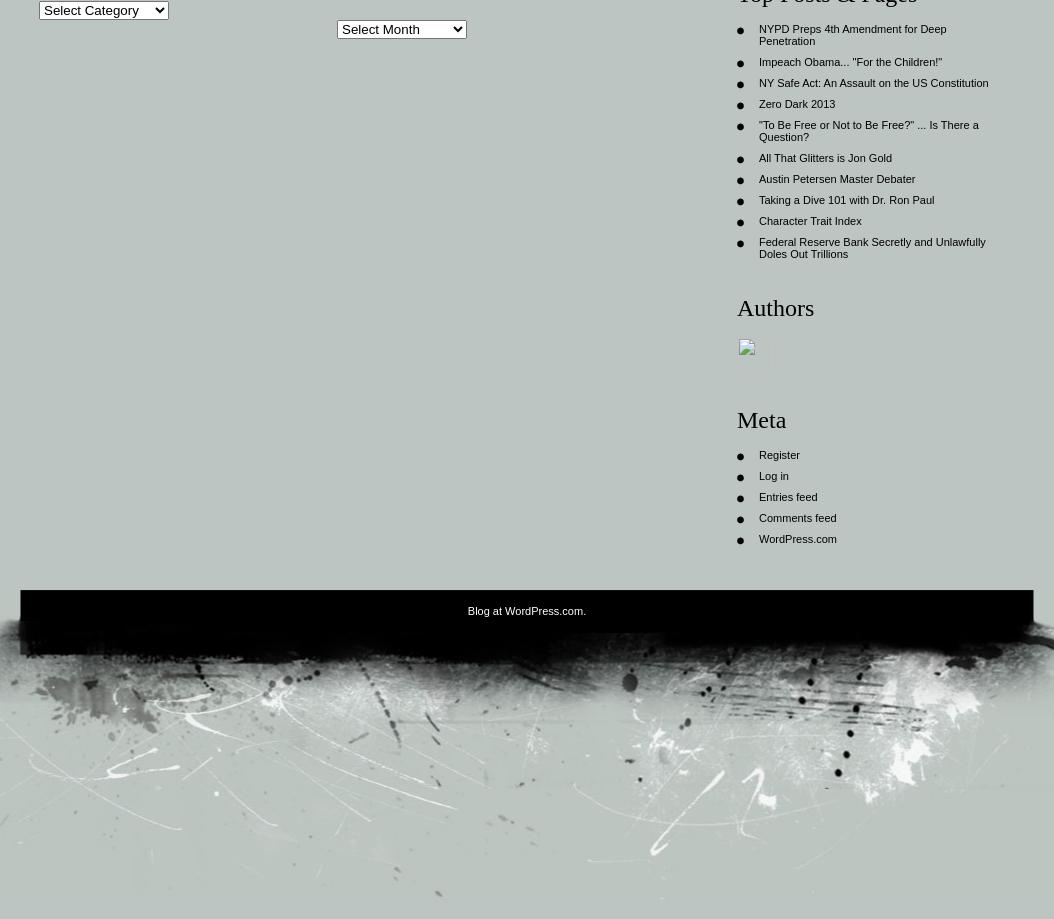 Image resolution: width=1054 pixels, height=919 pixels. Describe the element at coordinates (779, 453) in the screenshot. I see `'Register'` at that location.